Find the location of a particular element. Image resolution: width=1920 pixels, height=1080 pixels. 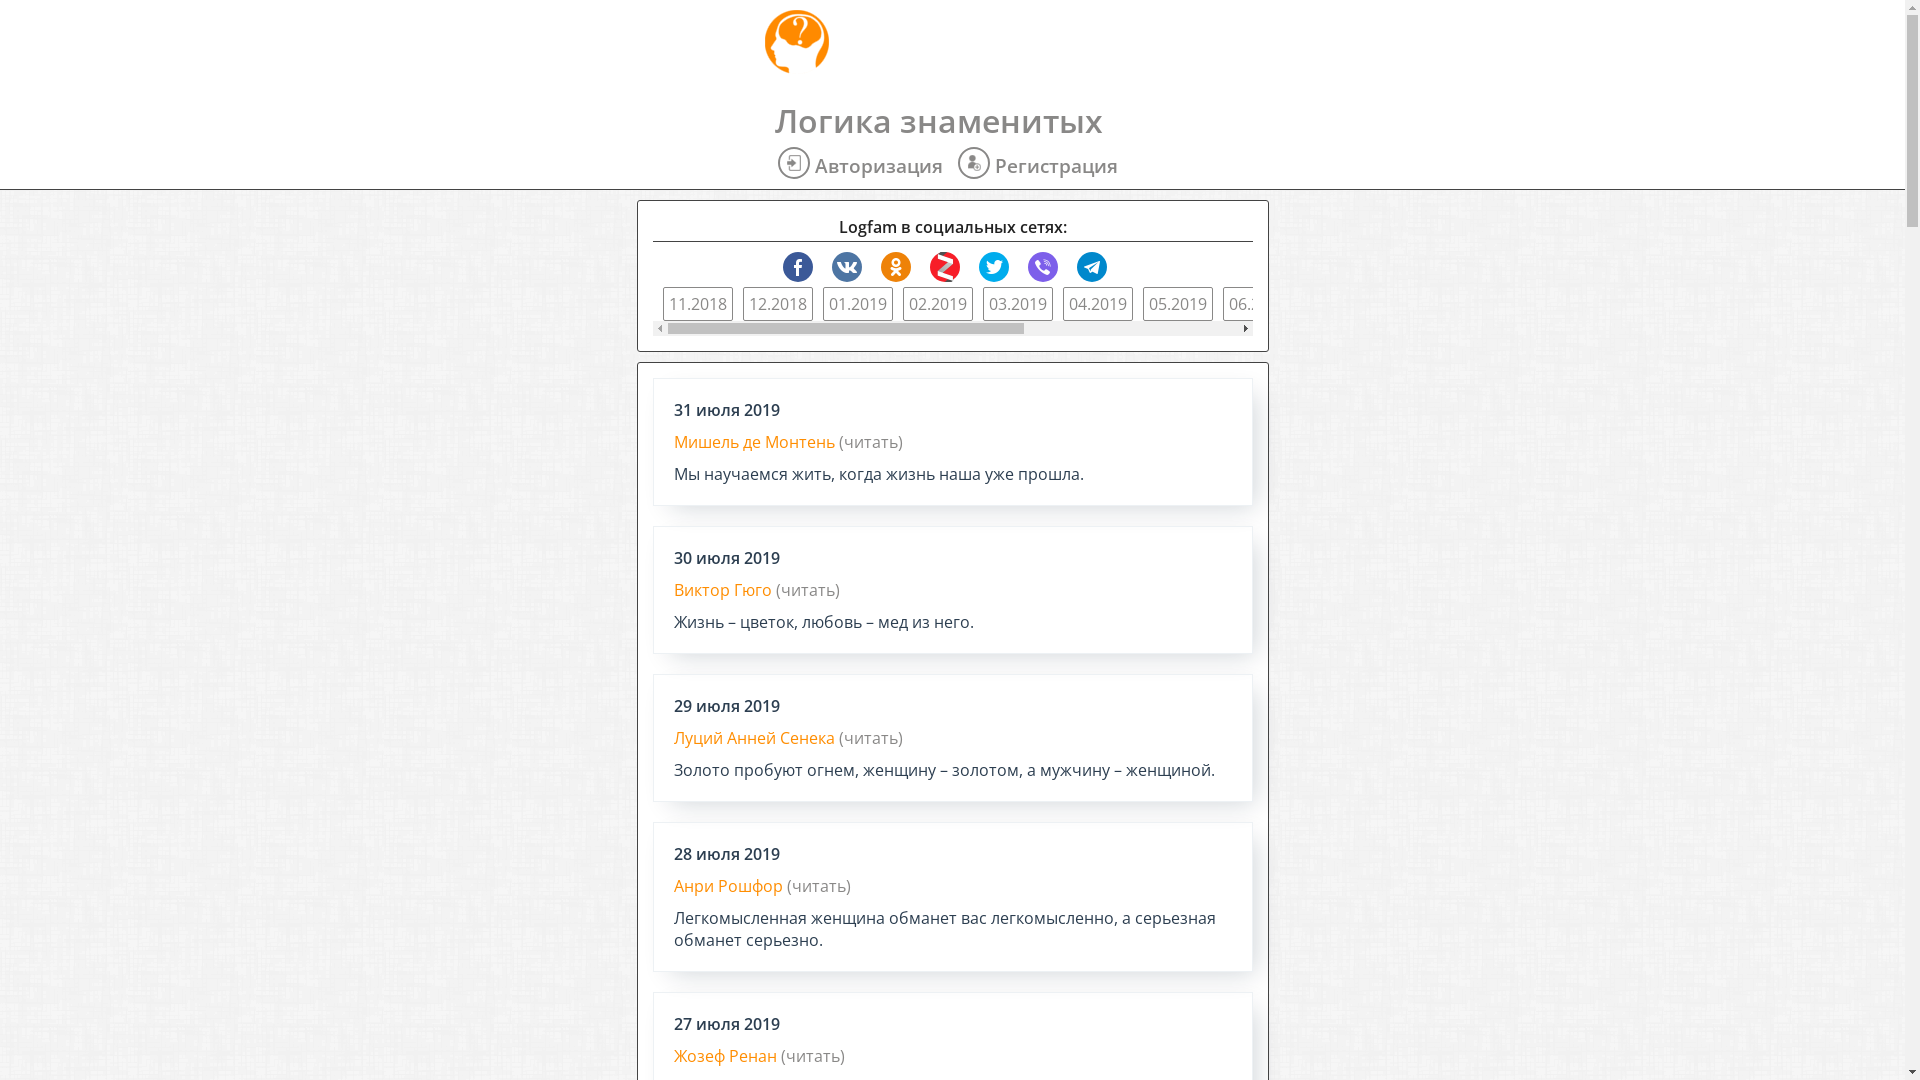

'04.2019' is located at coordinates (1096, 304).